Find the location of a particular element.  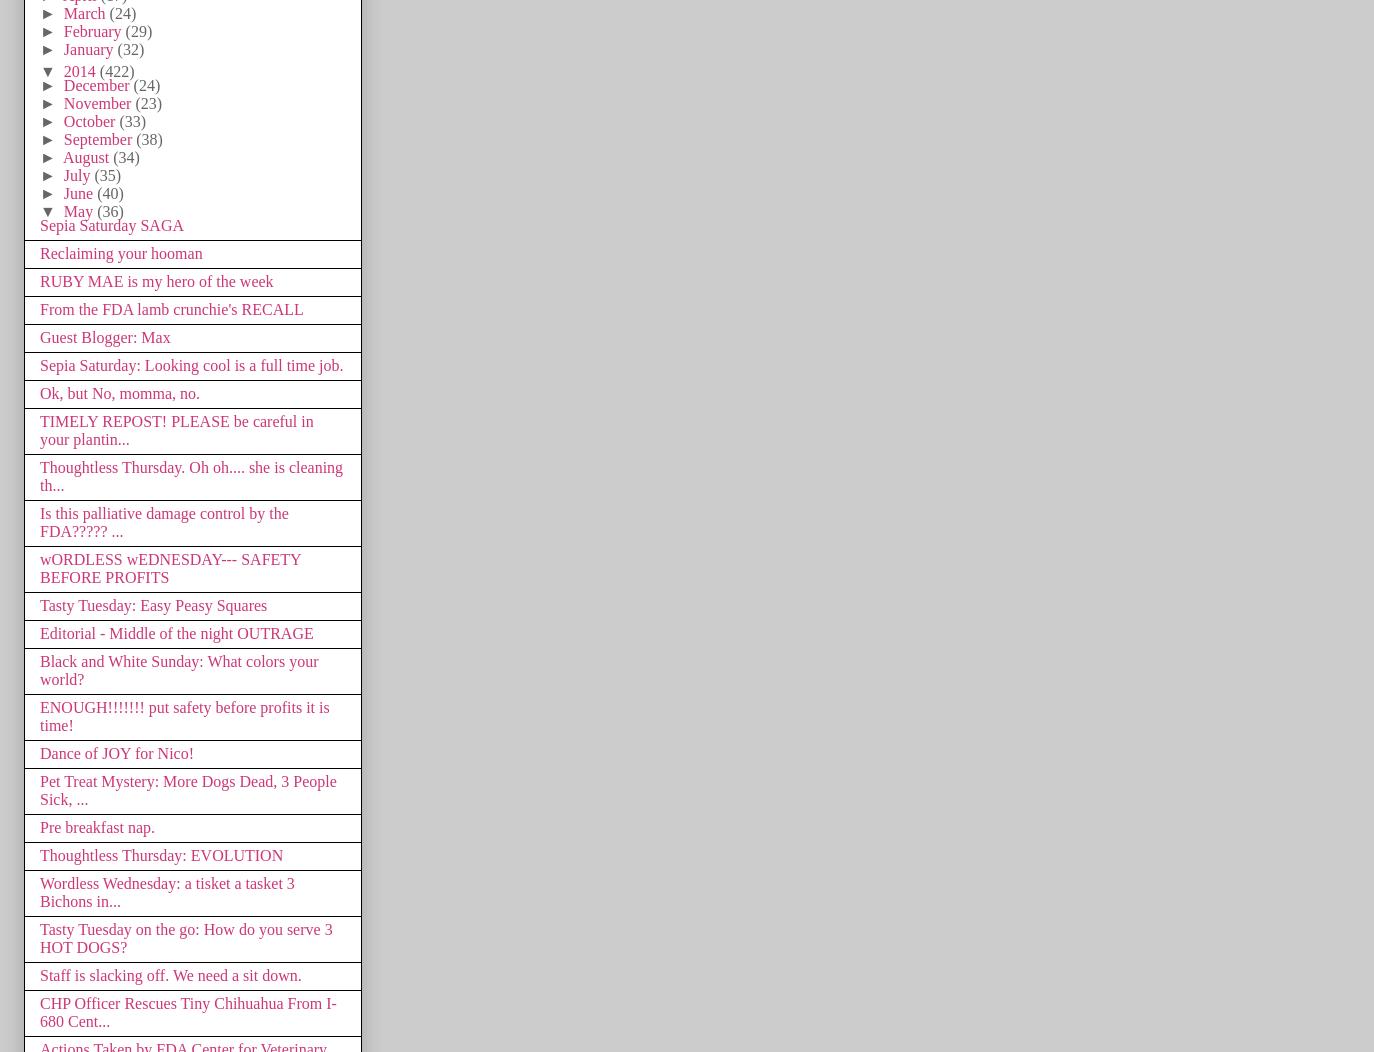

'July' is located at coordinates (77, 173).